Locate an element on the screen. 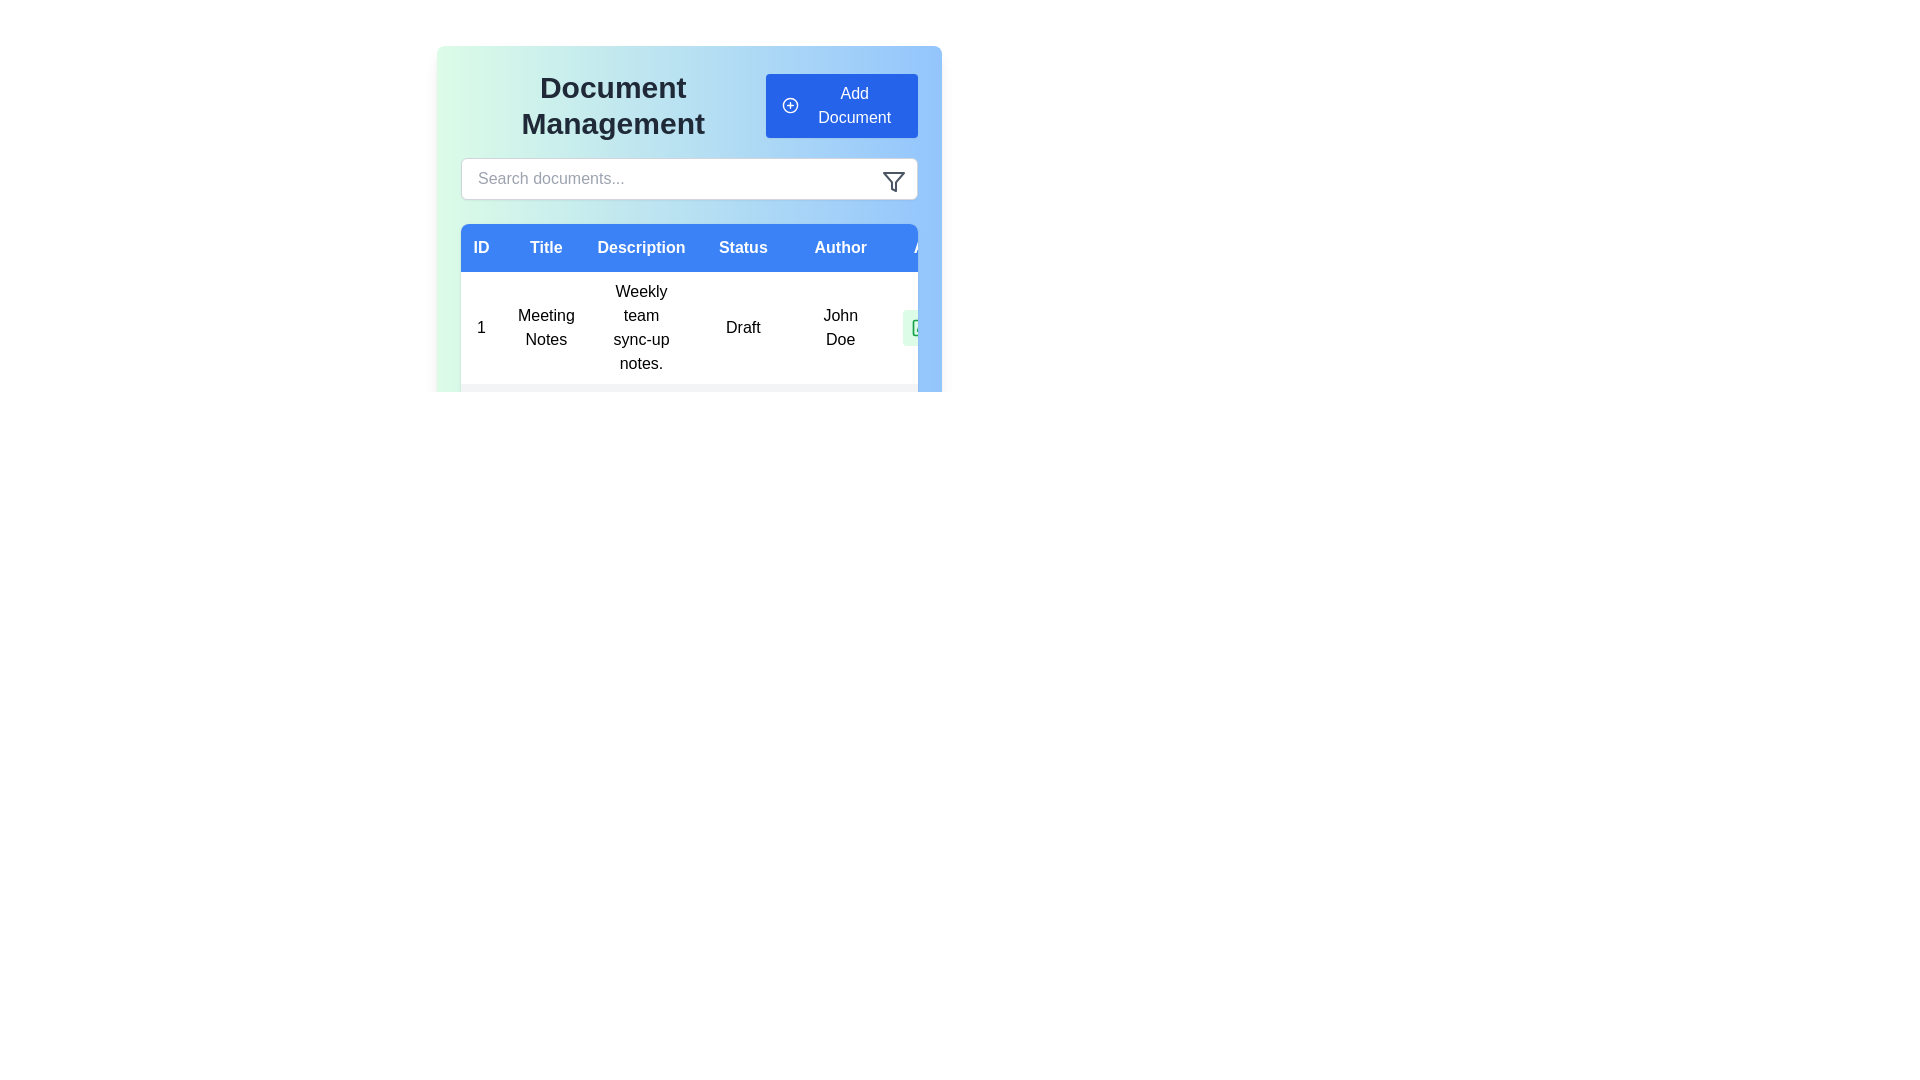 This screenshot has height=1080, width=1920. the small, green-colored pen icon located in the 'Author' column of the table, aligned with the 'Meeting Notes' entry is located at coordinates (922, 324).